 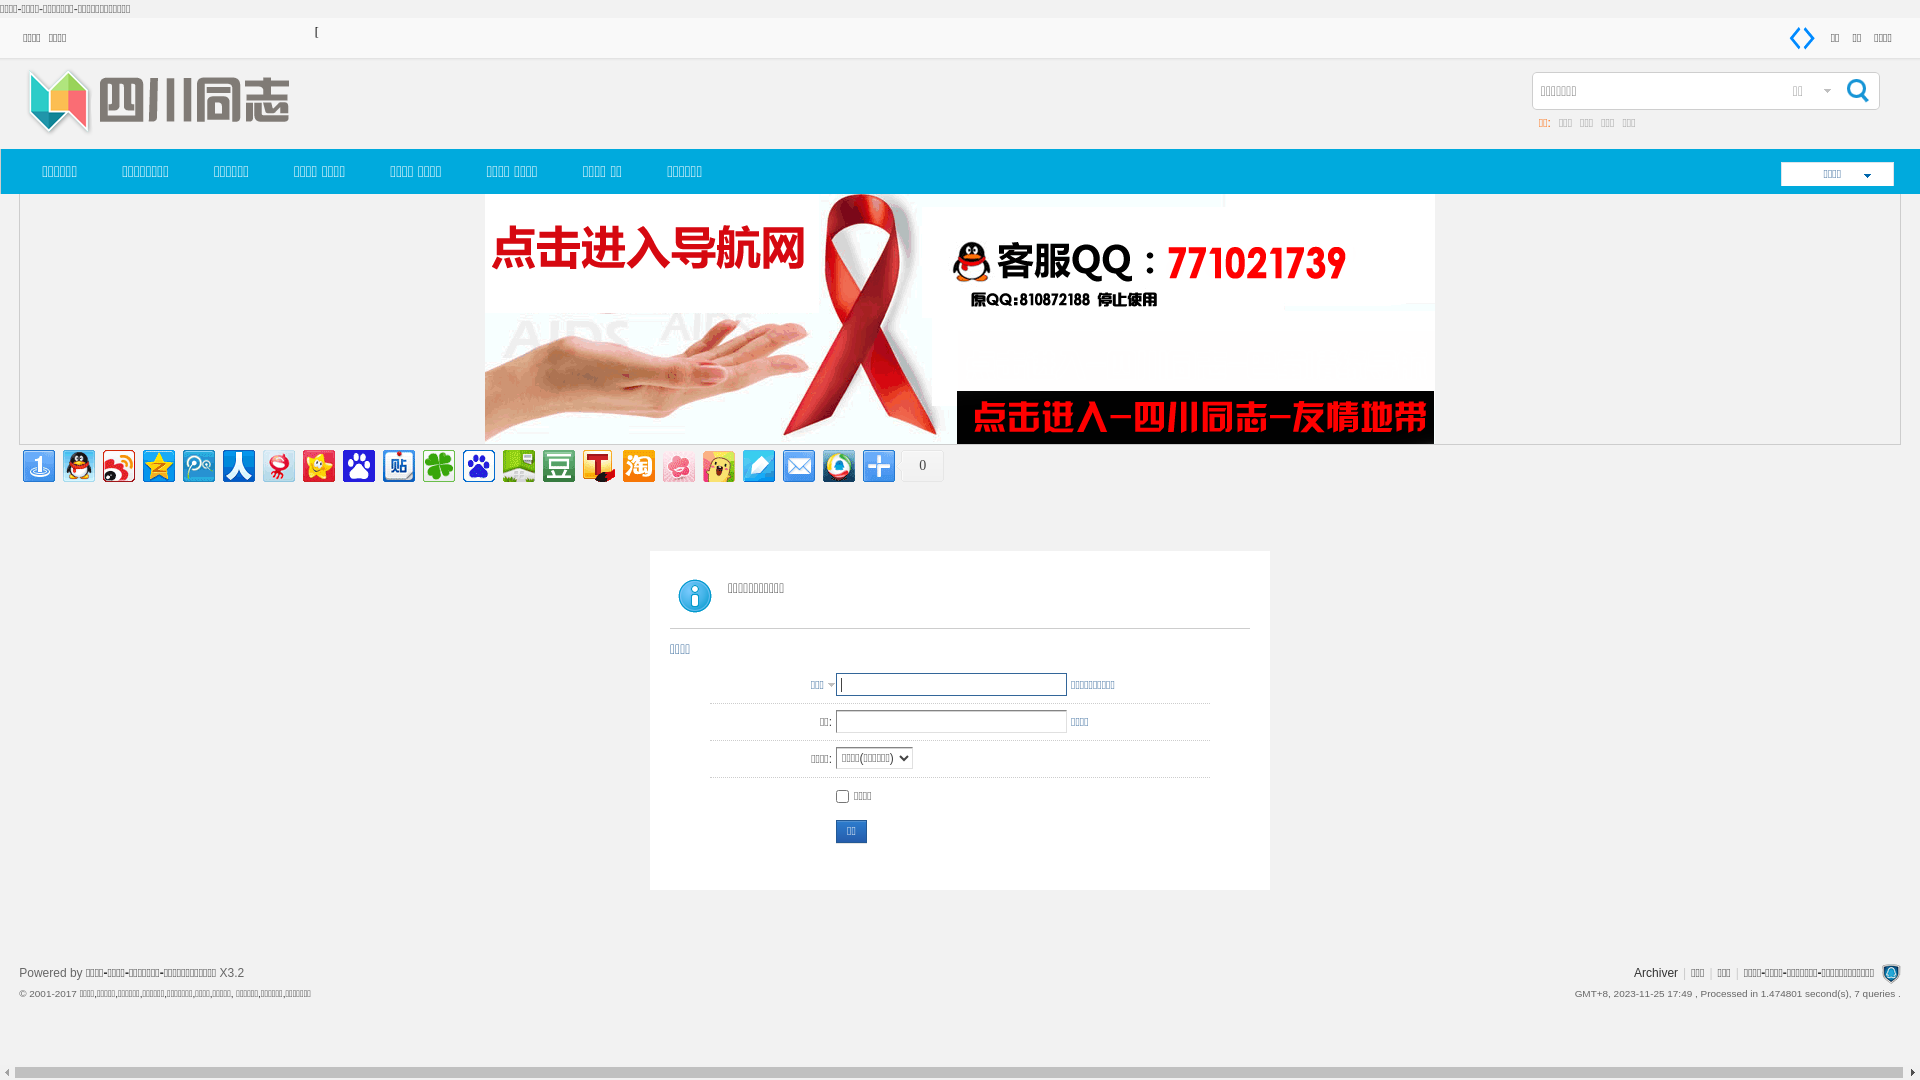 I want to click on 'Archiver', so click(x=1633, y=971).